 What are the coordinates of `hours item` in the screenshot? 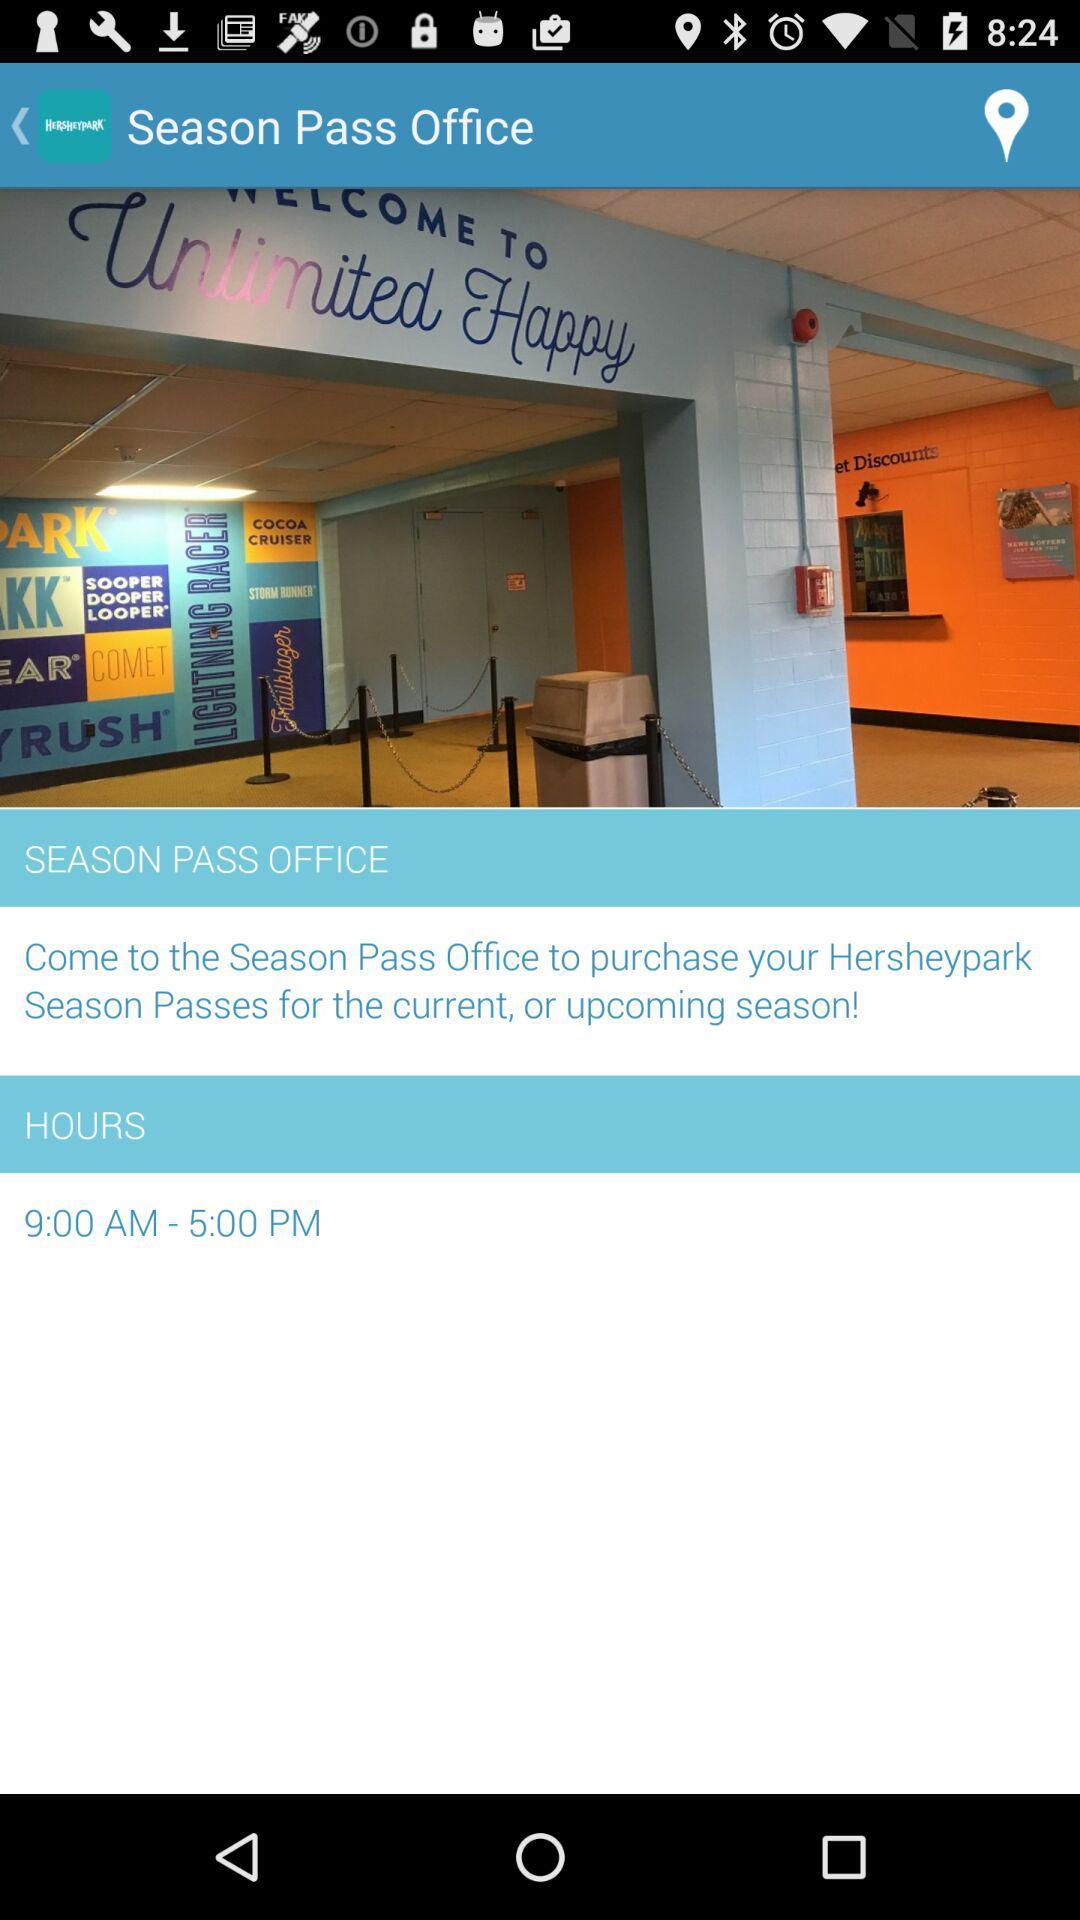 It's located at (540, 1124).